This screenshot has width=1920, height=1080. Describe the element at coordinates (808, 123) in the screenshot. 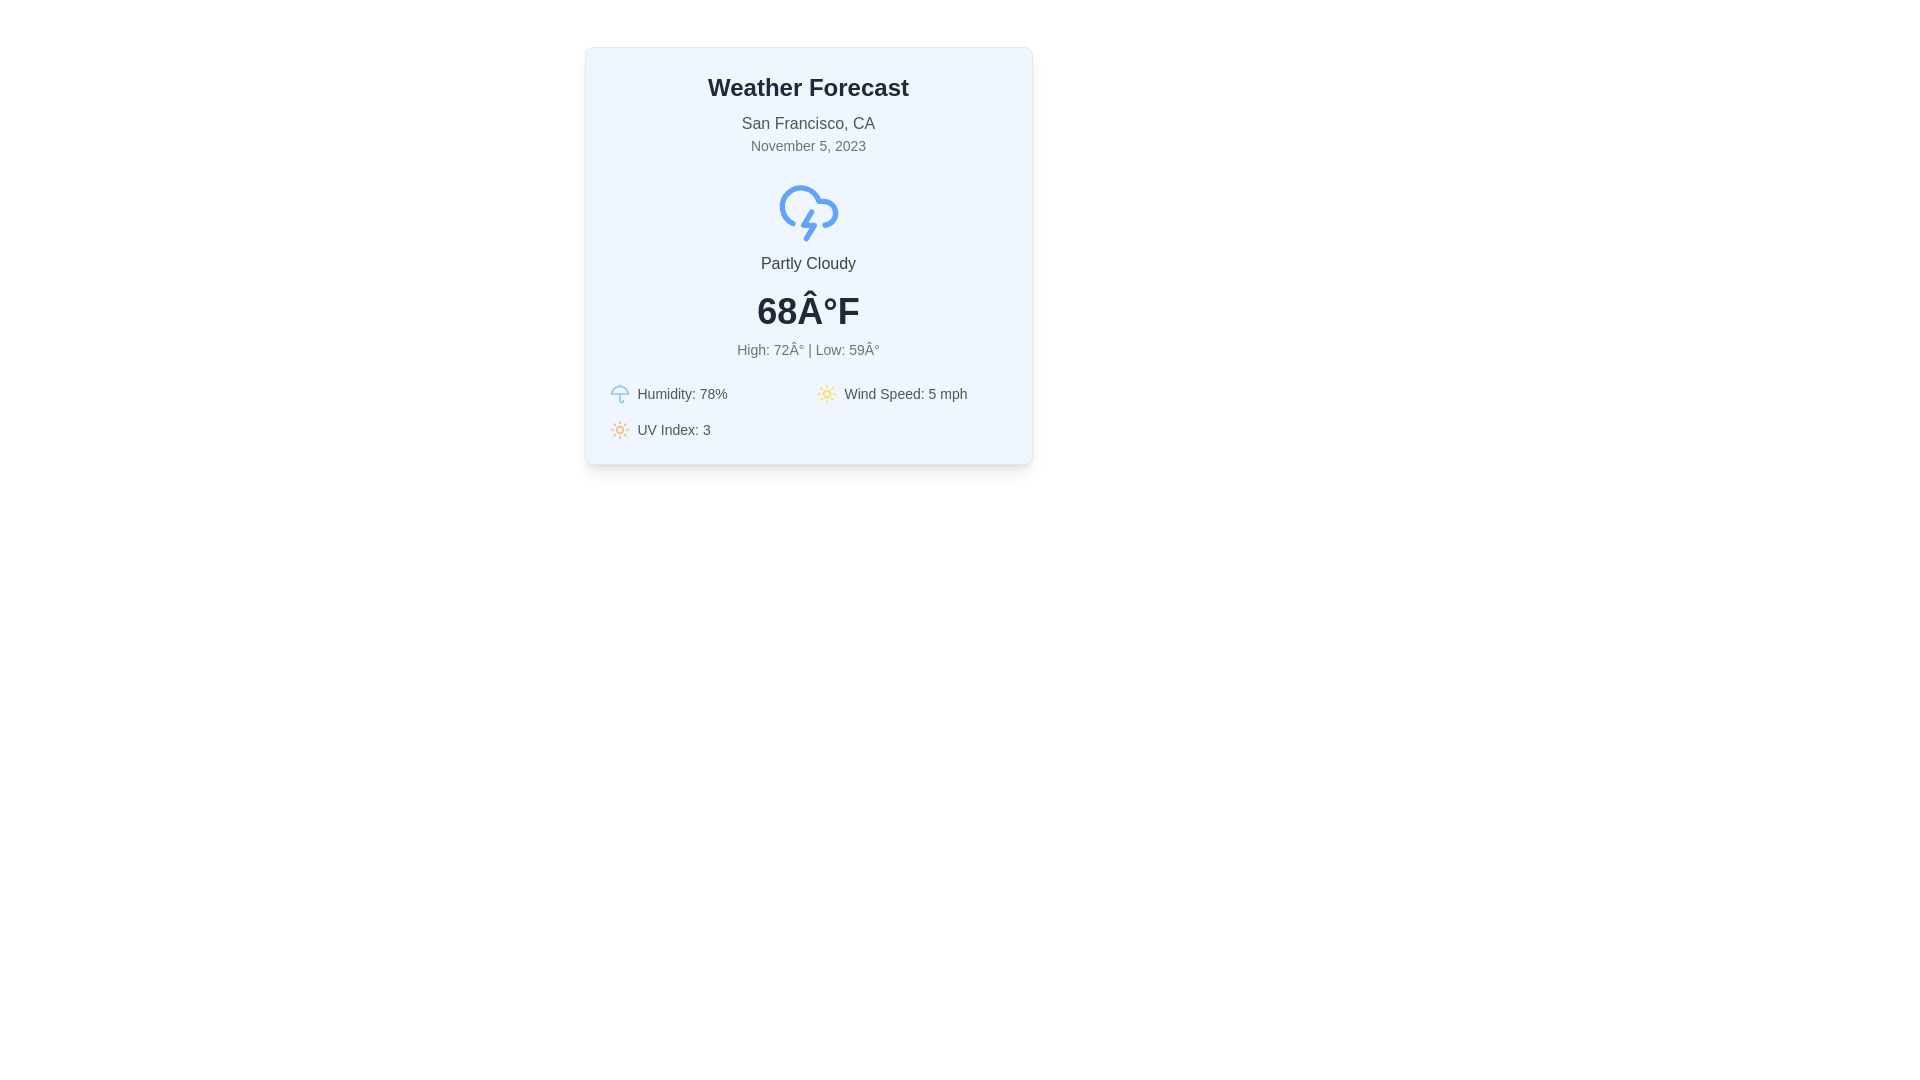

I see `the Text Label displaying the location associated with the weather forecast, positioned below 'Weather Forecast' and above 'November 5, 2023'` at that location.